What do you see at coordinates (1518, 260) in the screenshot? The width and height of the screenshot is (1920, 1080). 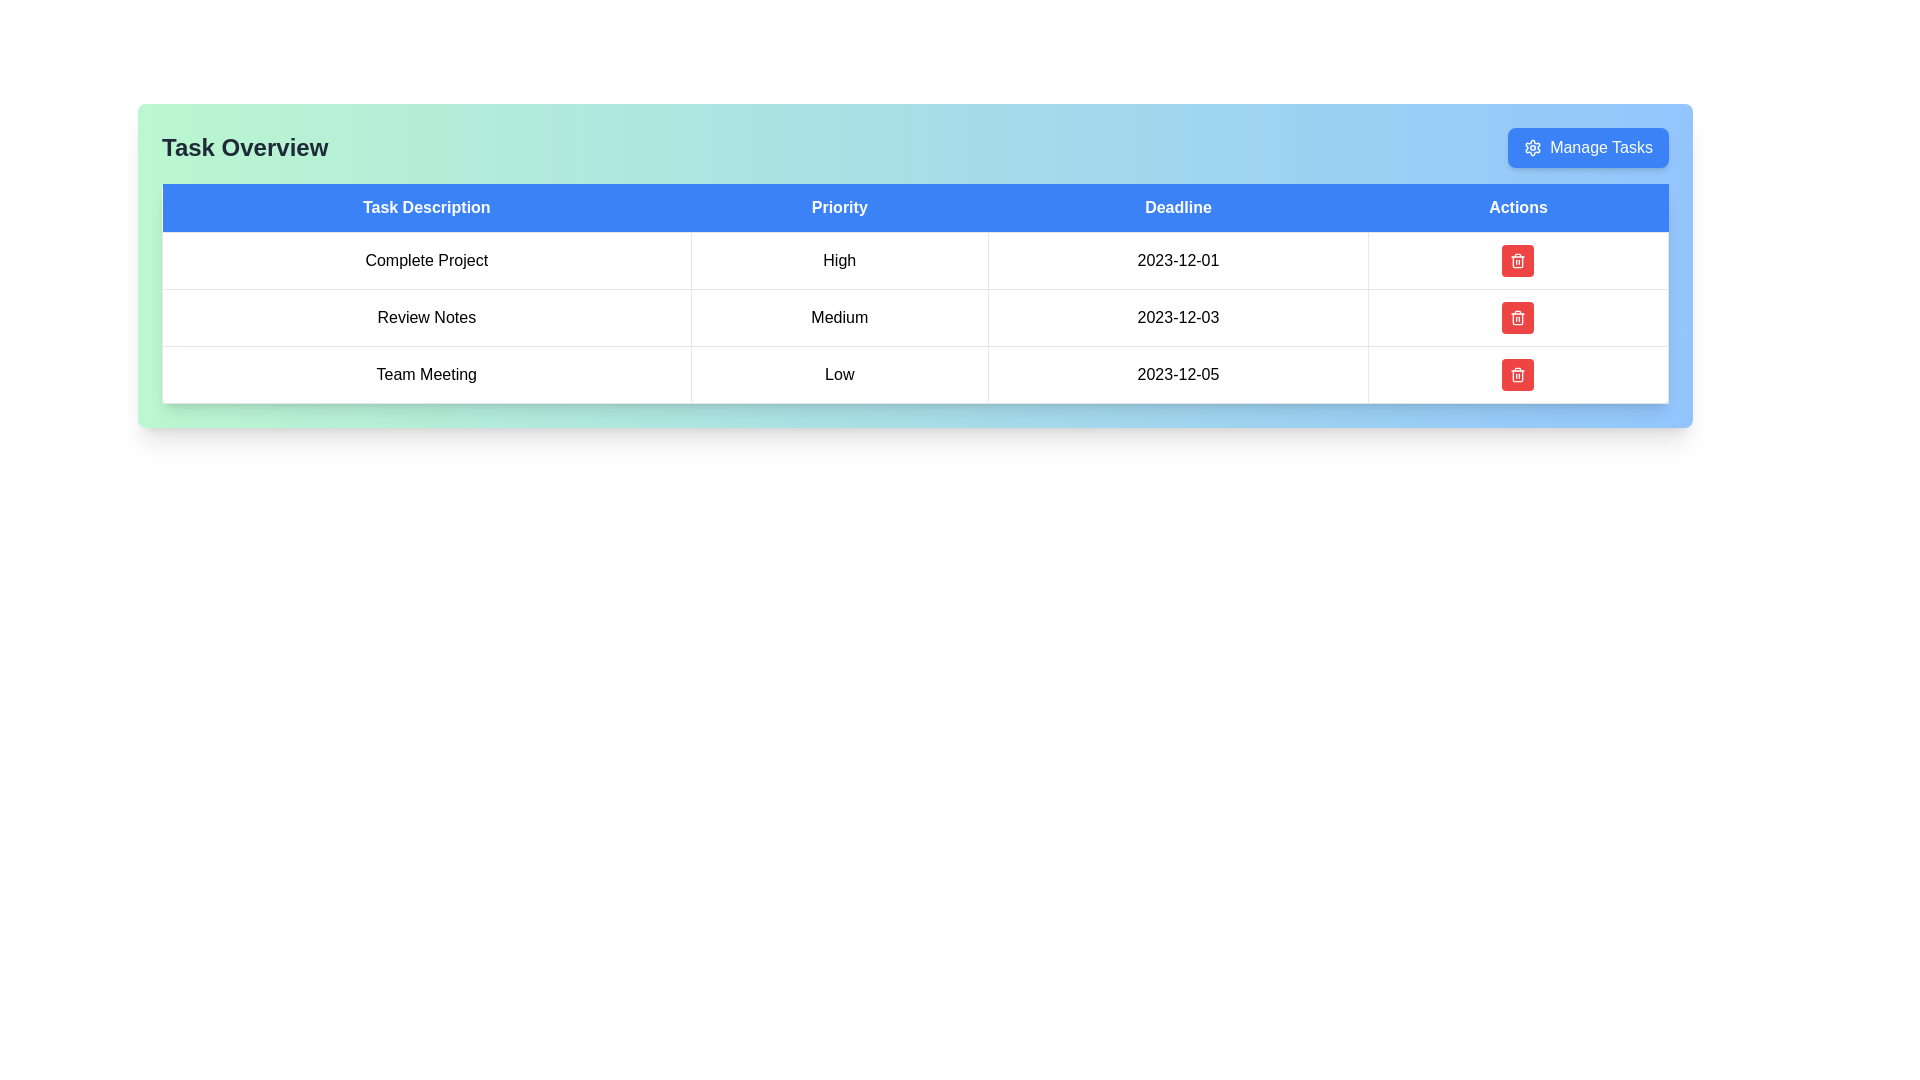 I see `the red button with a trash bin icon, located in the 'Actions' column of the task table aligned with the 'Team Meeting' row, to trigger the hover effect that changes its shade` at bounding box center [1518, 260].